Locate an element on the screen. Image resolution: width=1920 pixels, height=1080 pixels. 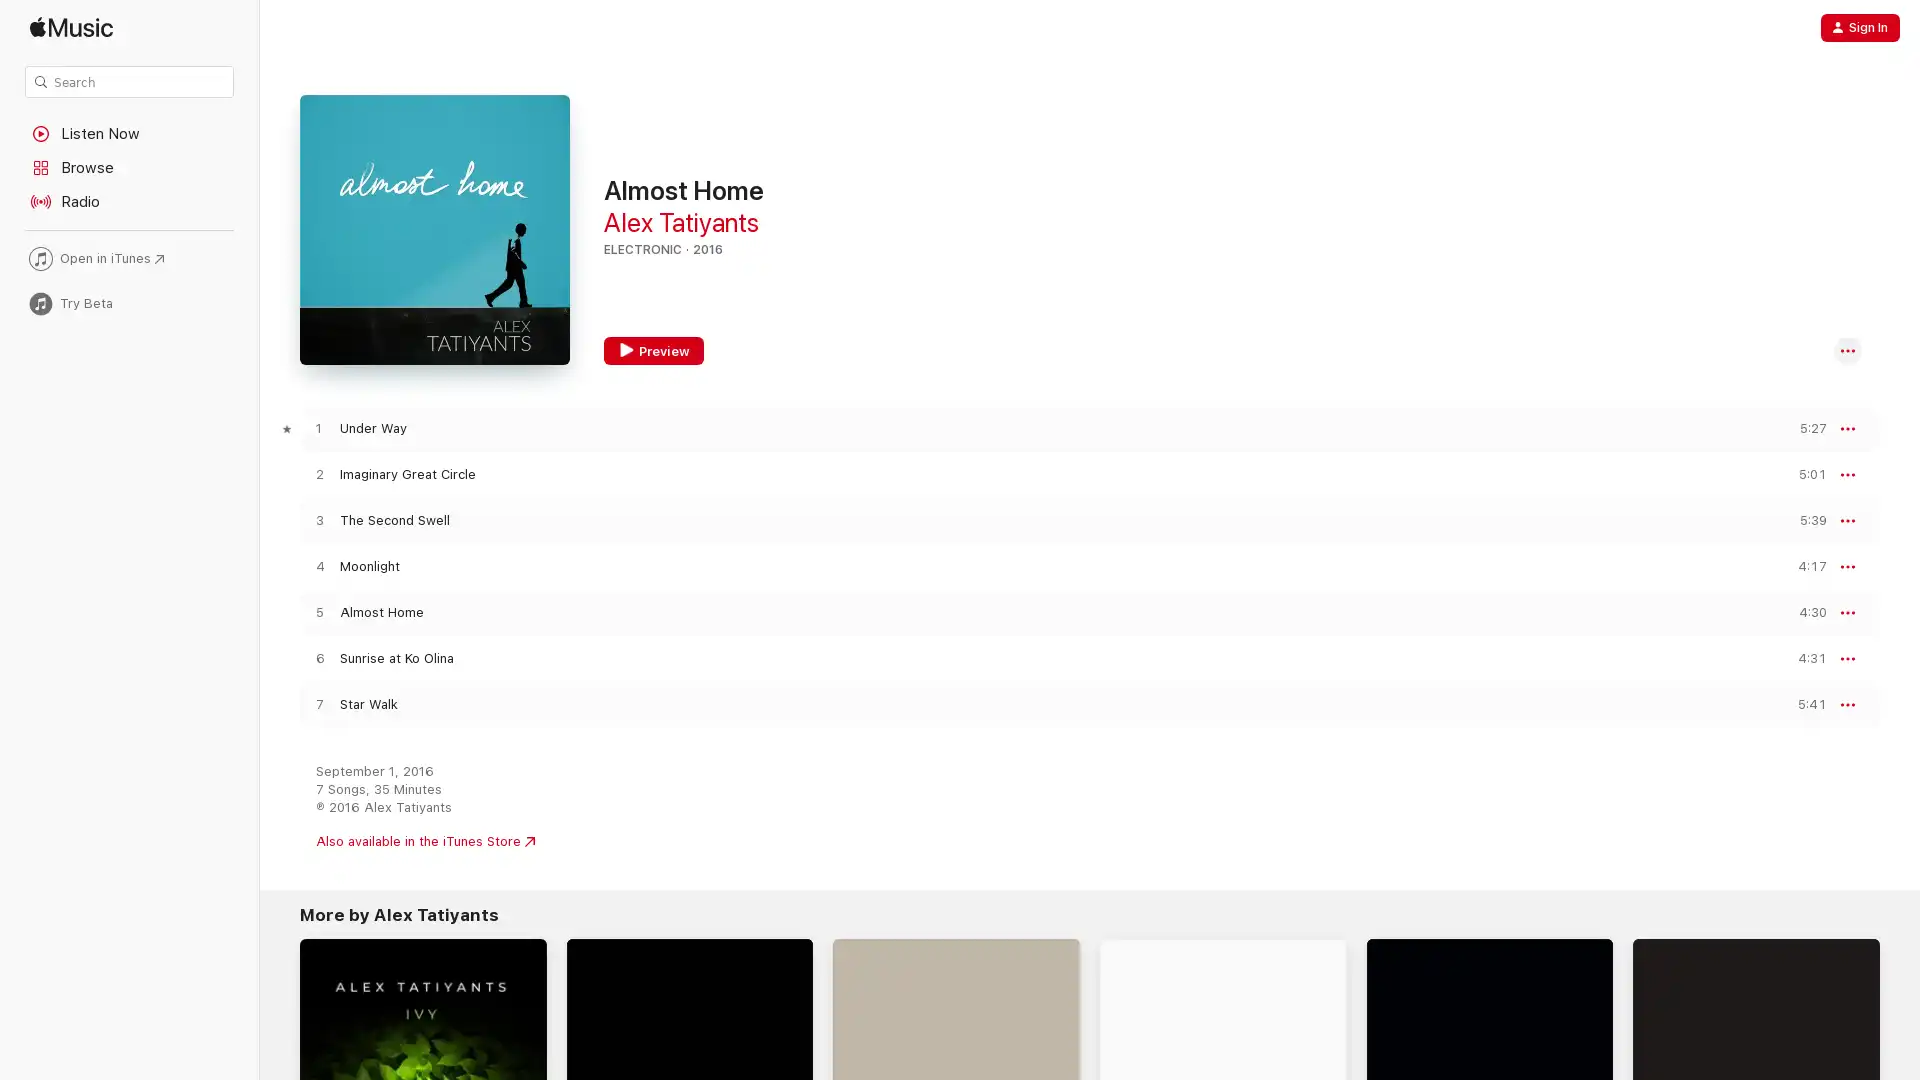
Try Beta is located at coordinates (128, 303).